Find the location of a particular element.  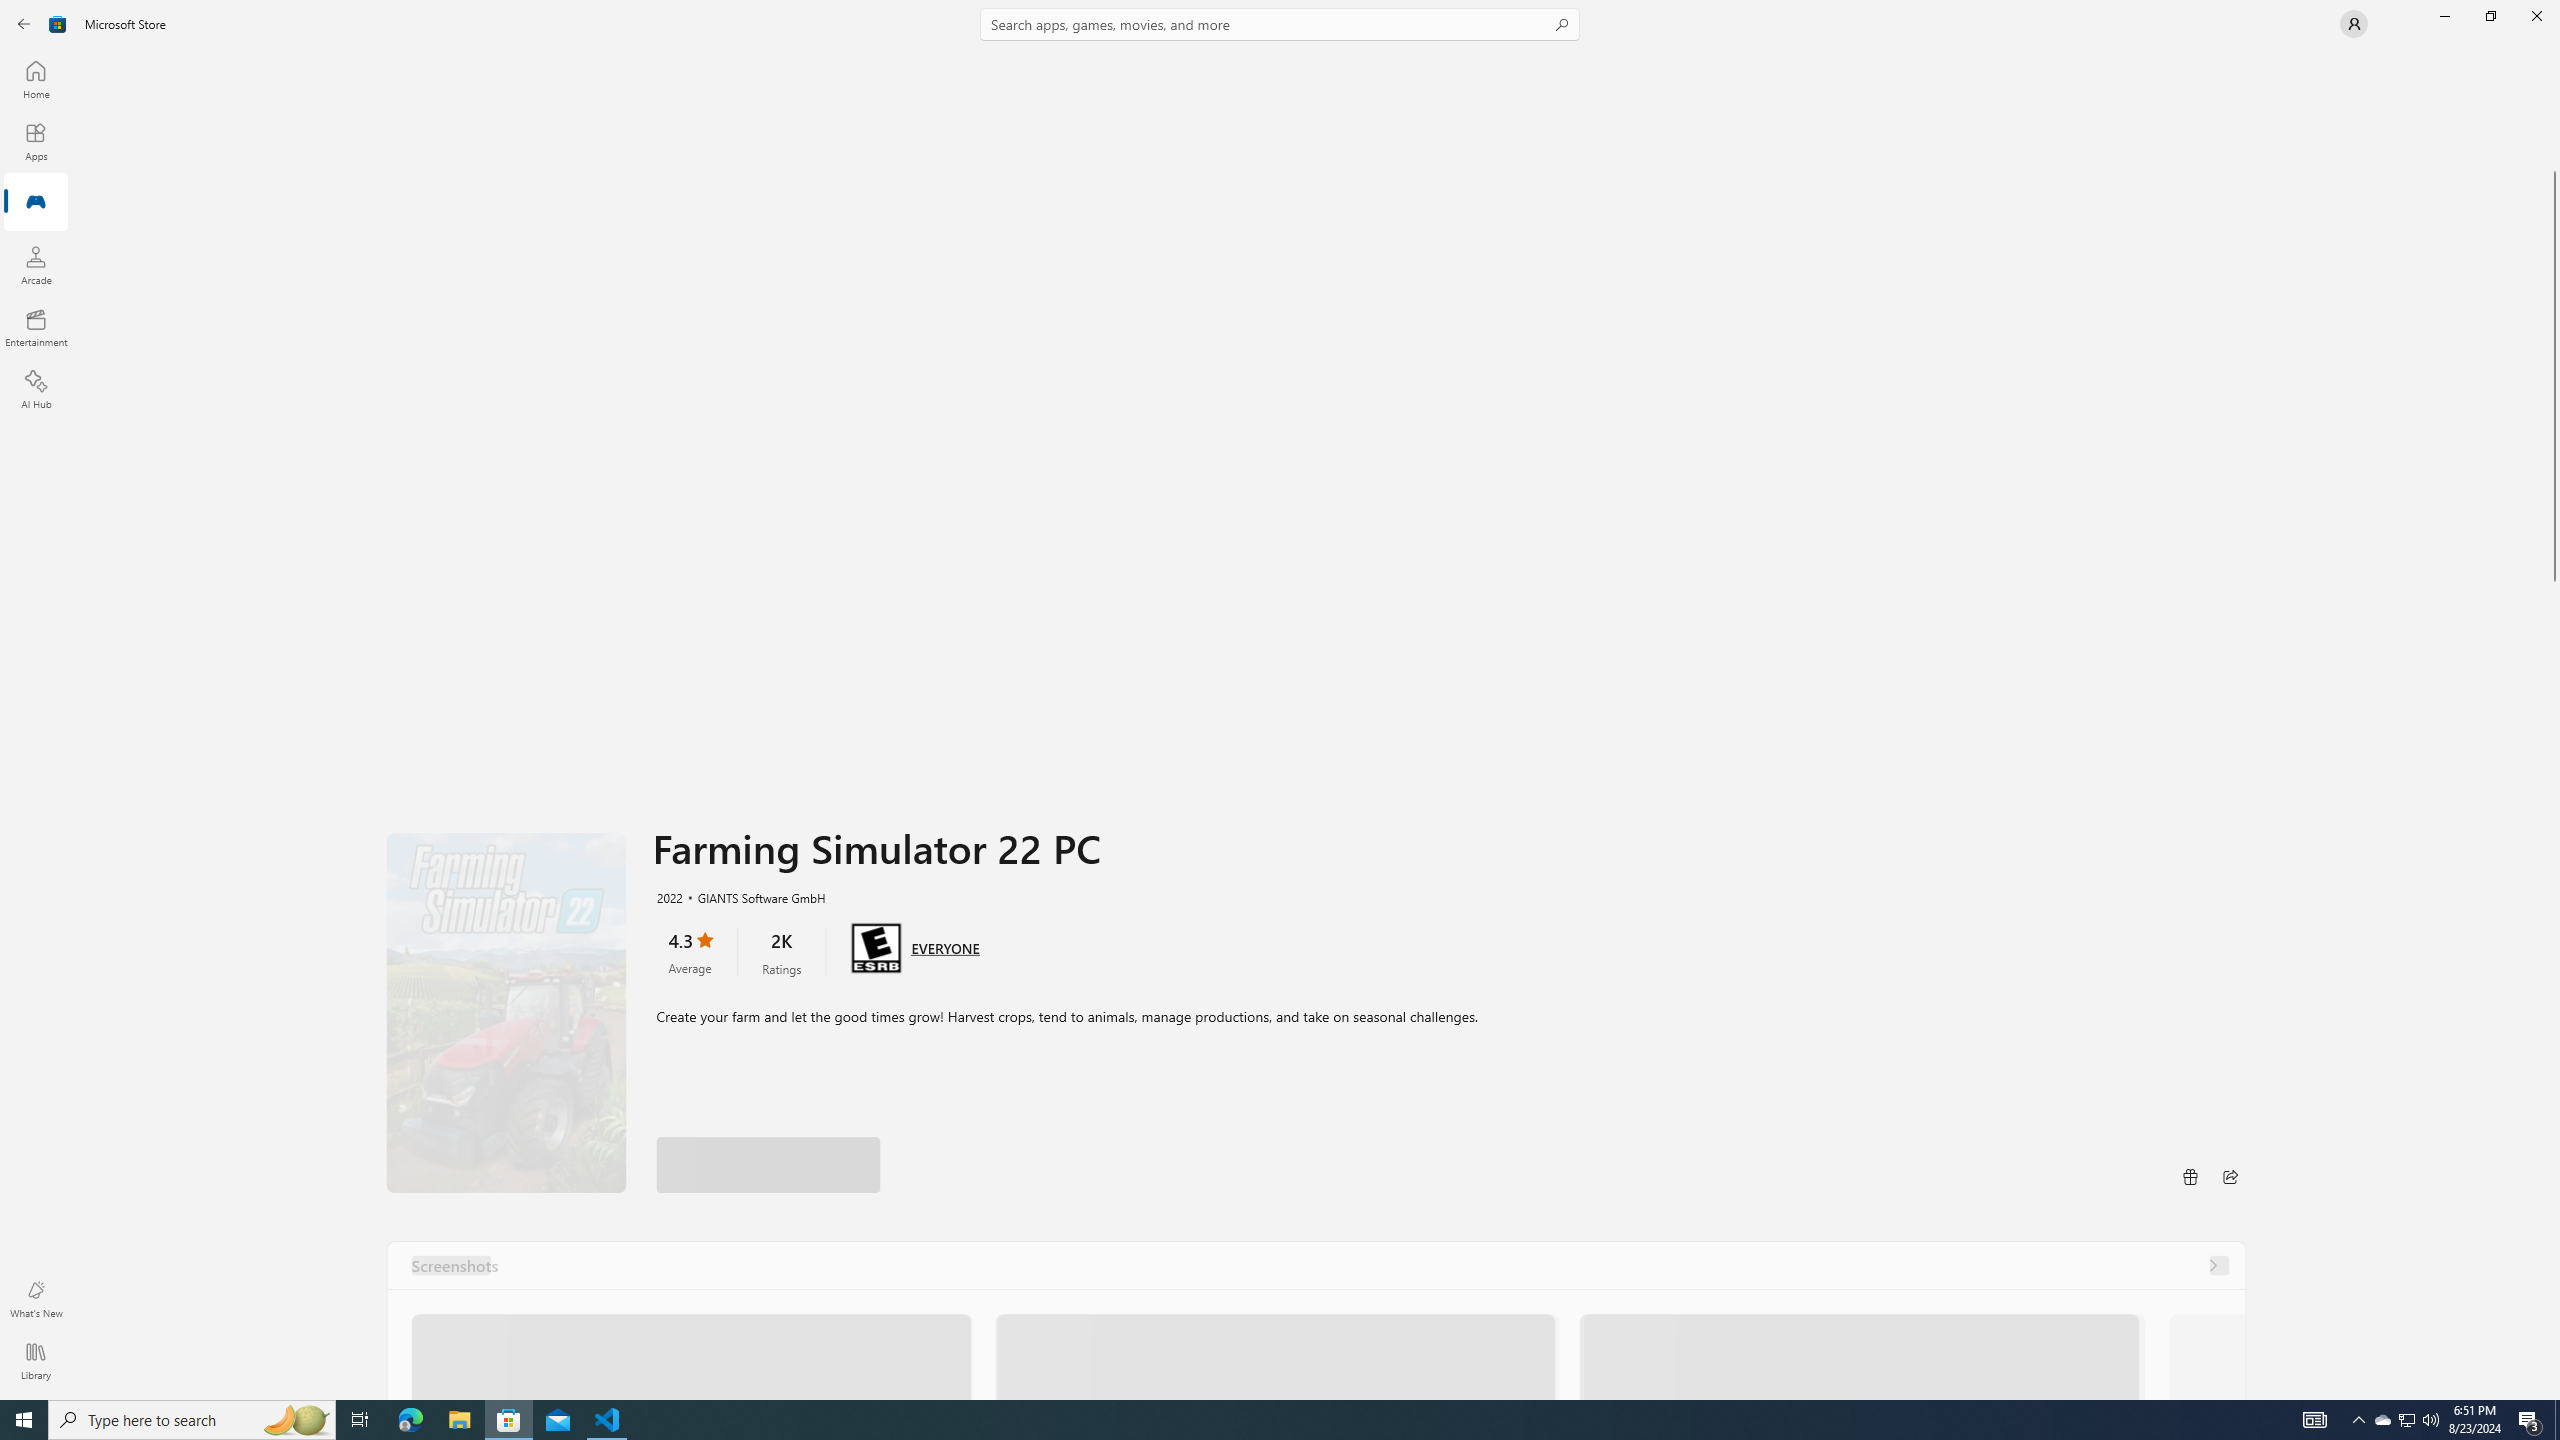

'Vertical' is located at coordinates (2552, 724).